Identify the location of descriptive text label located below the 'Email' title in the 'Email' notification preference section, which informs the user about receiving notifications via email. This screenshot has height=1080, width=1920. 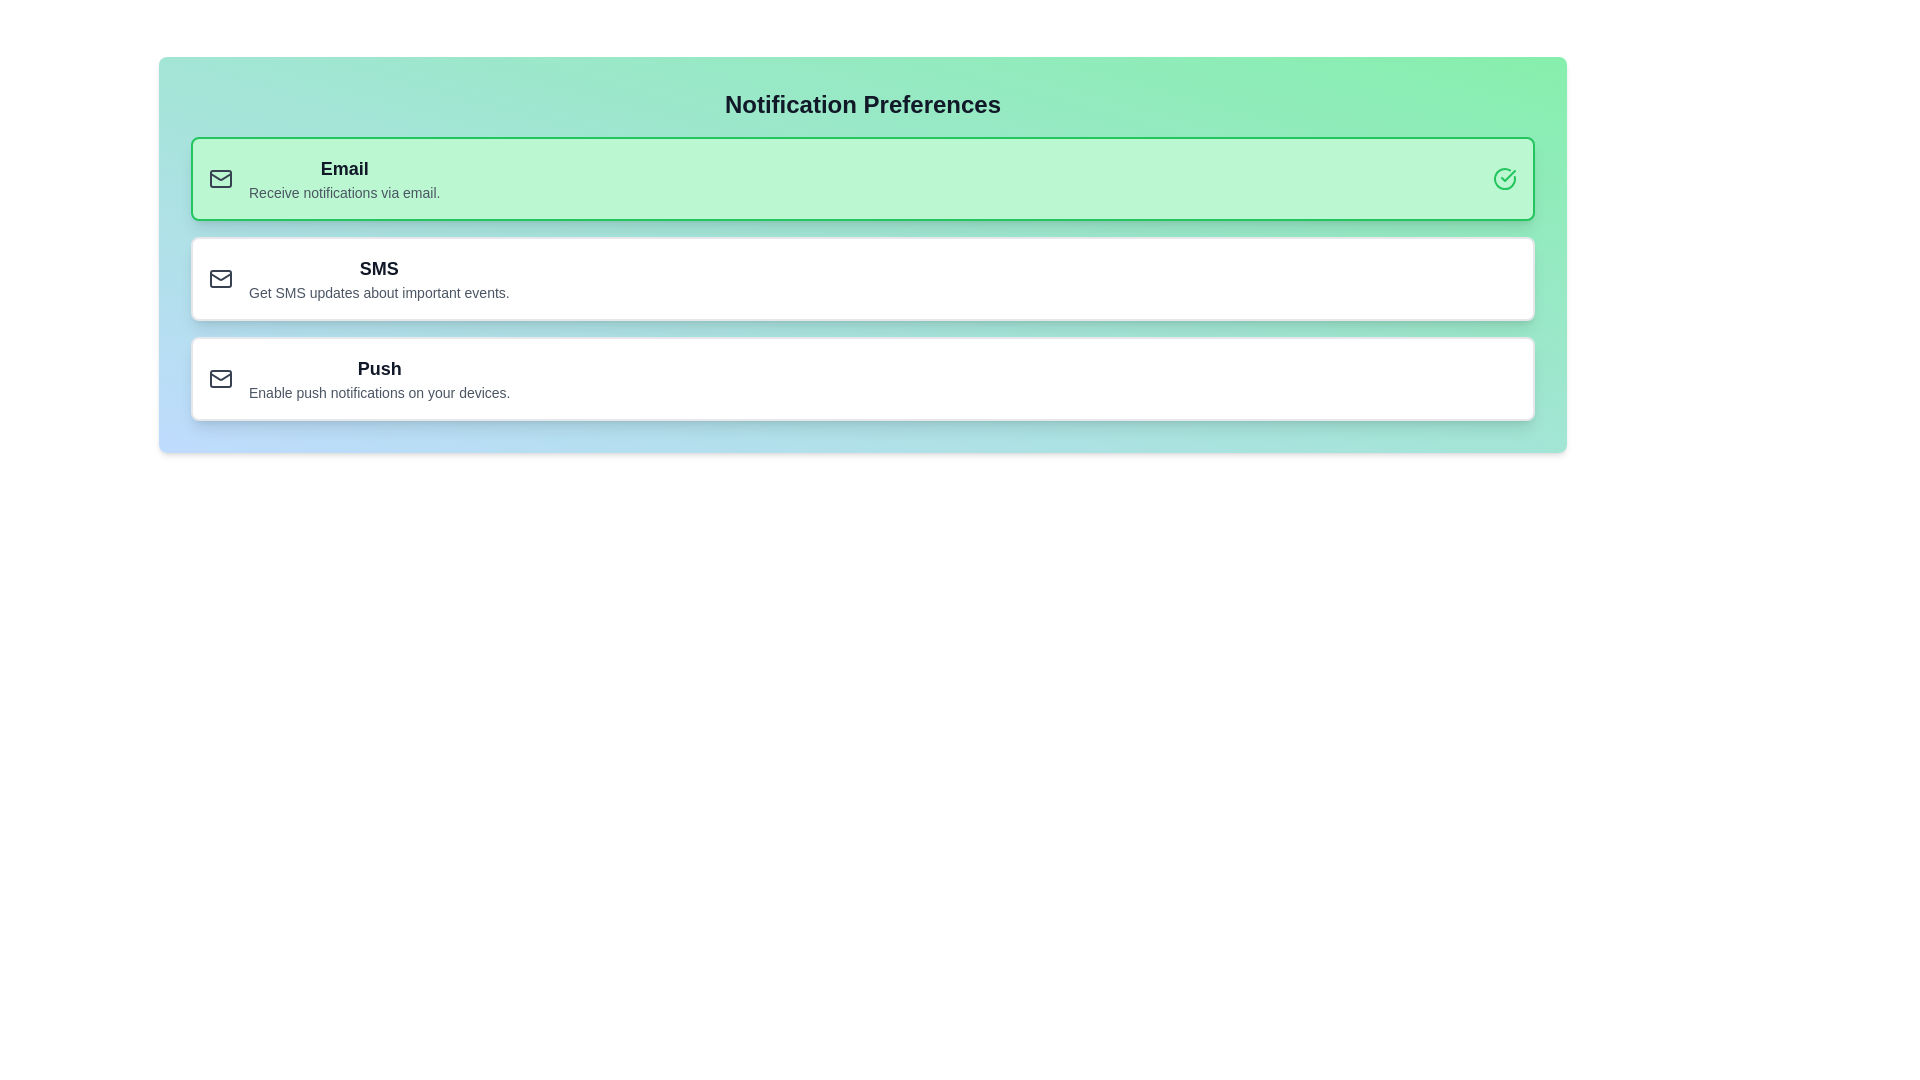
(344, 192).